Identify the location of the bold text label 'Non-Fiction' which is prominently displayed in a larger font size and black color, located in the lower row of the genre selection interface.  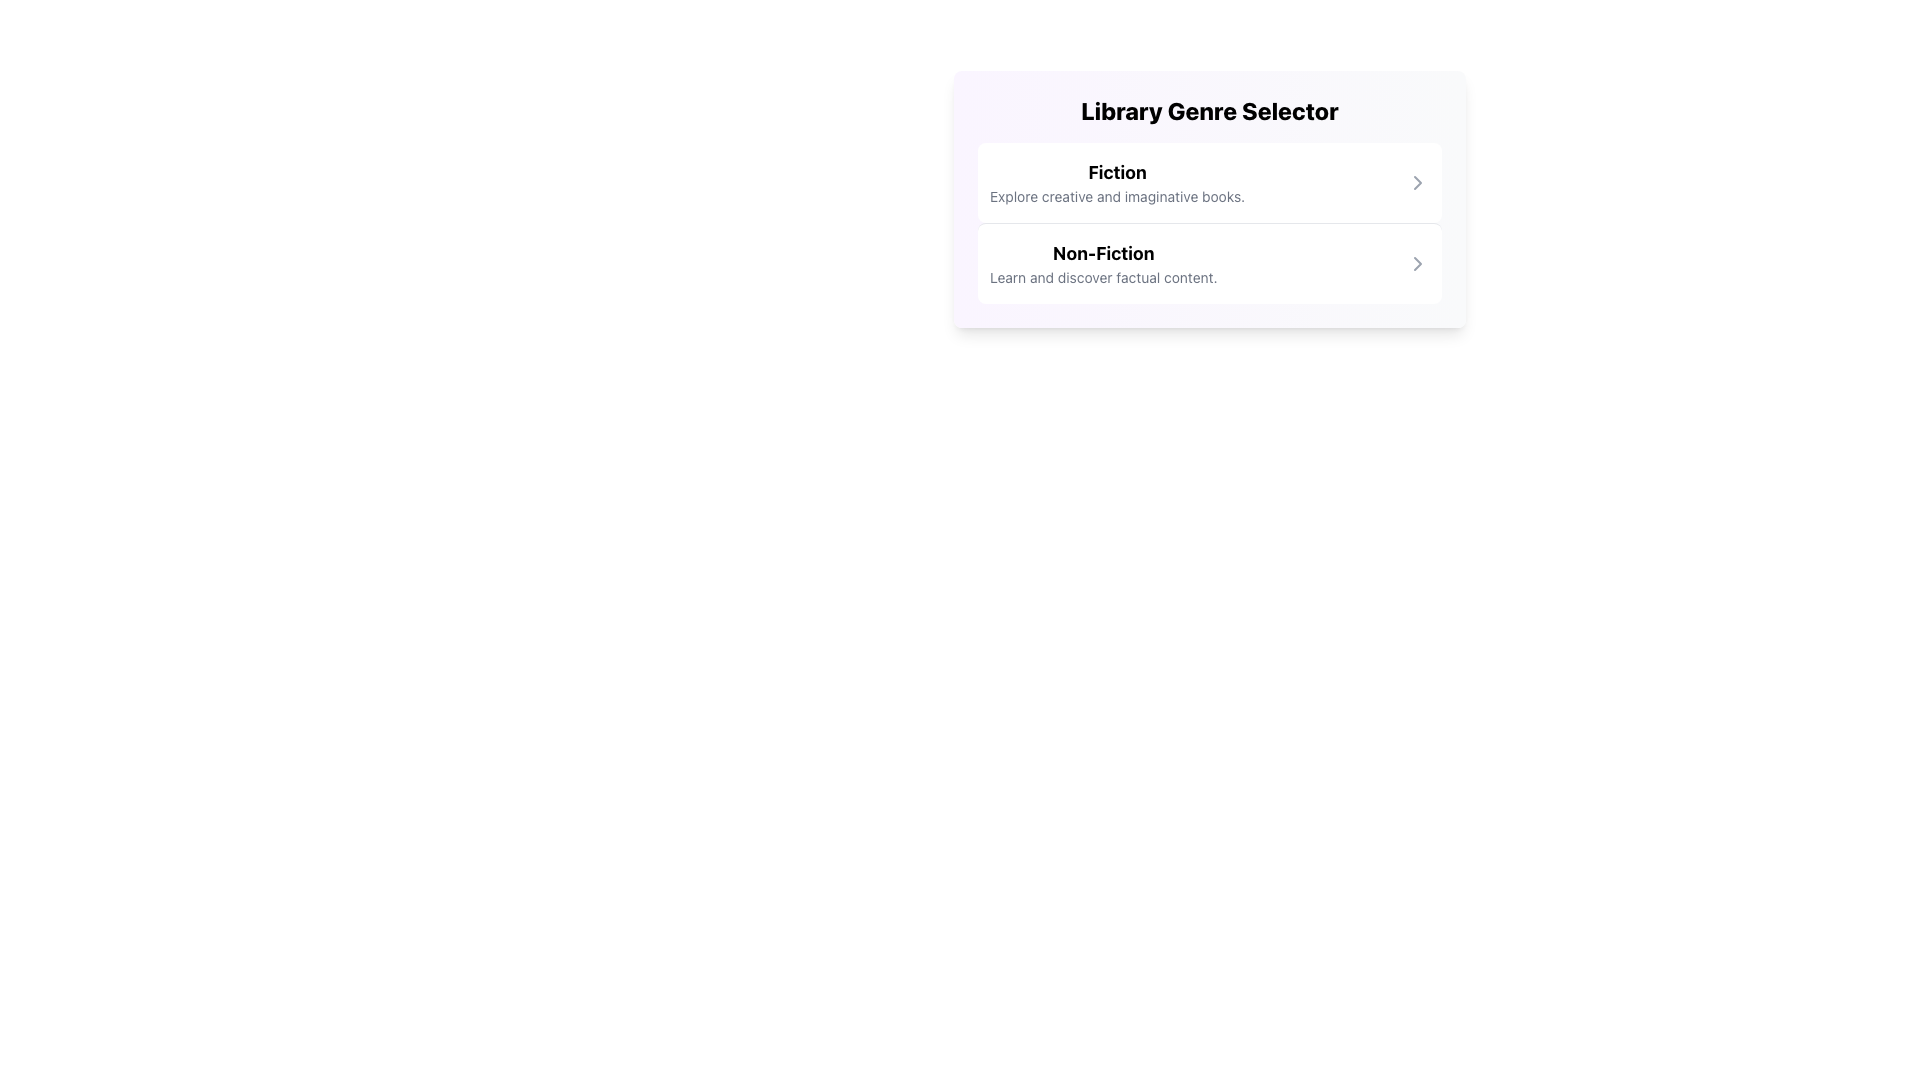
(1102, 253).